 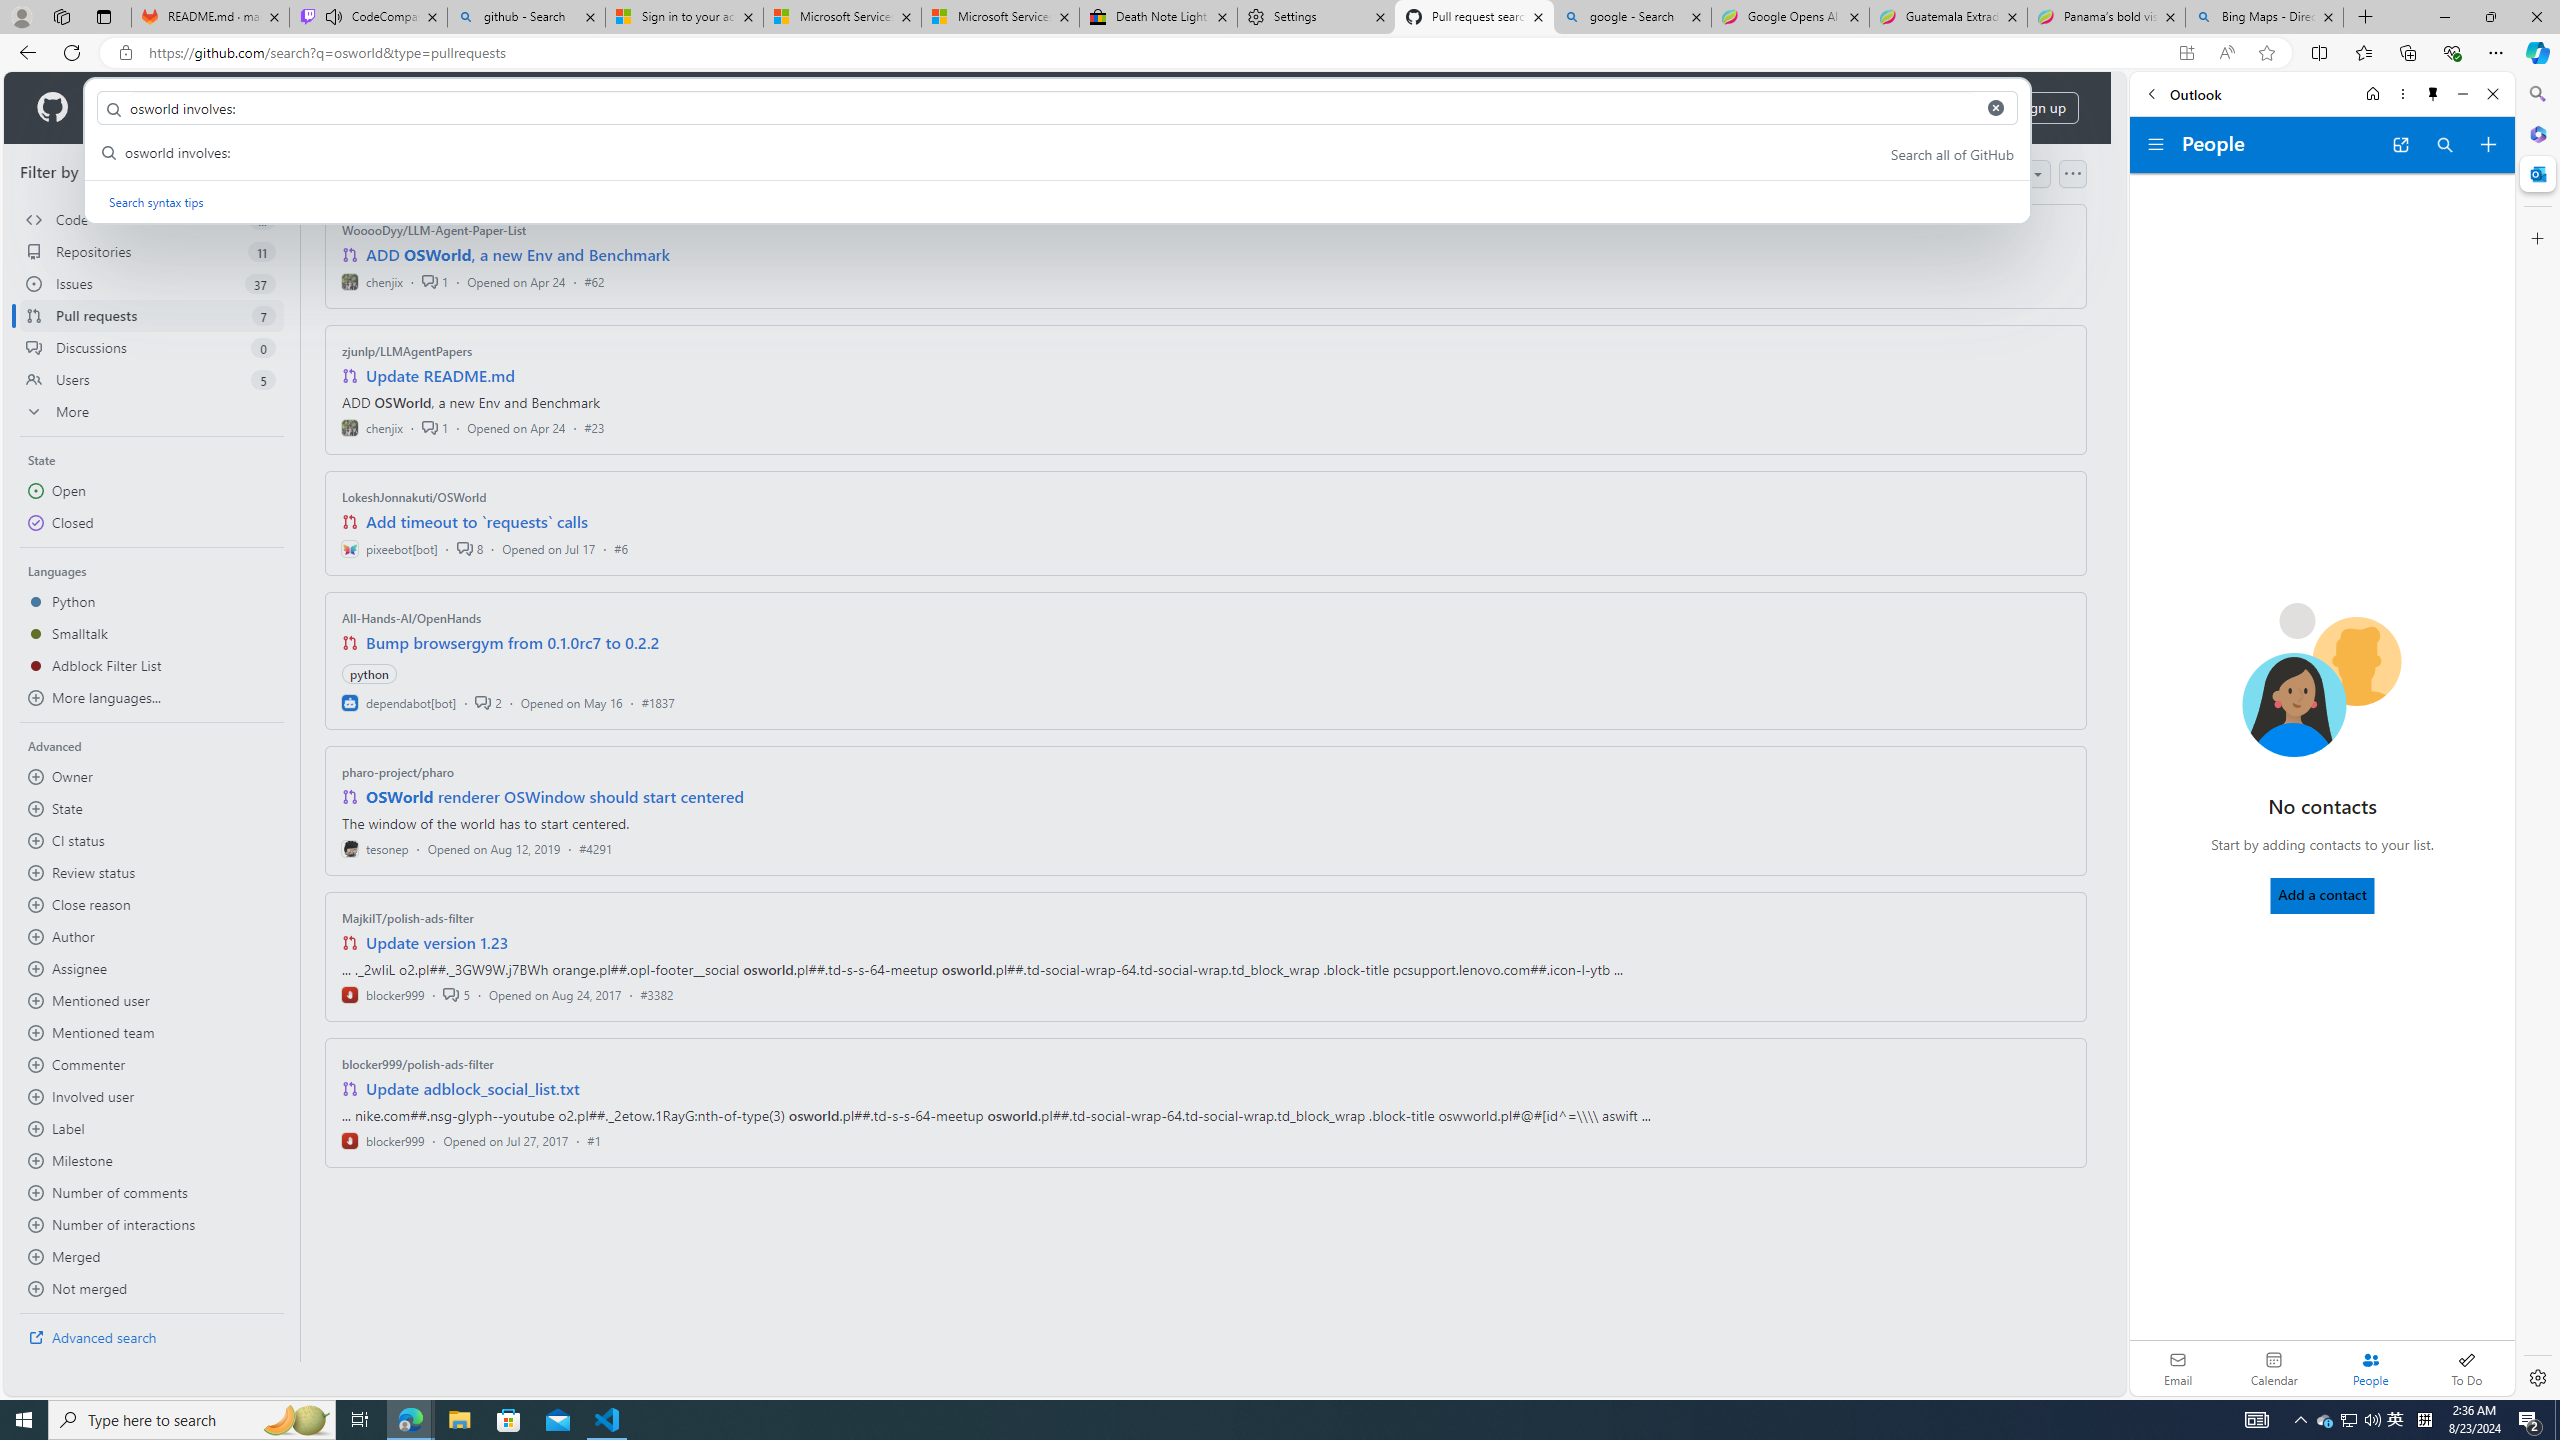 What do you see at coordinates (656, 993) in the screenshot?
I see `'#3382'` at bounding box center [656, 993].